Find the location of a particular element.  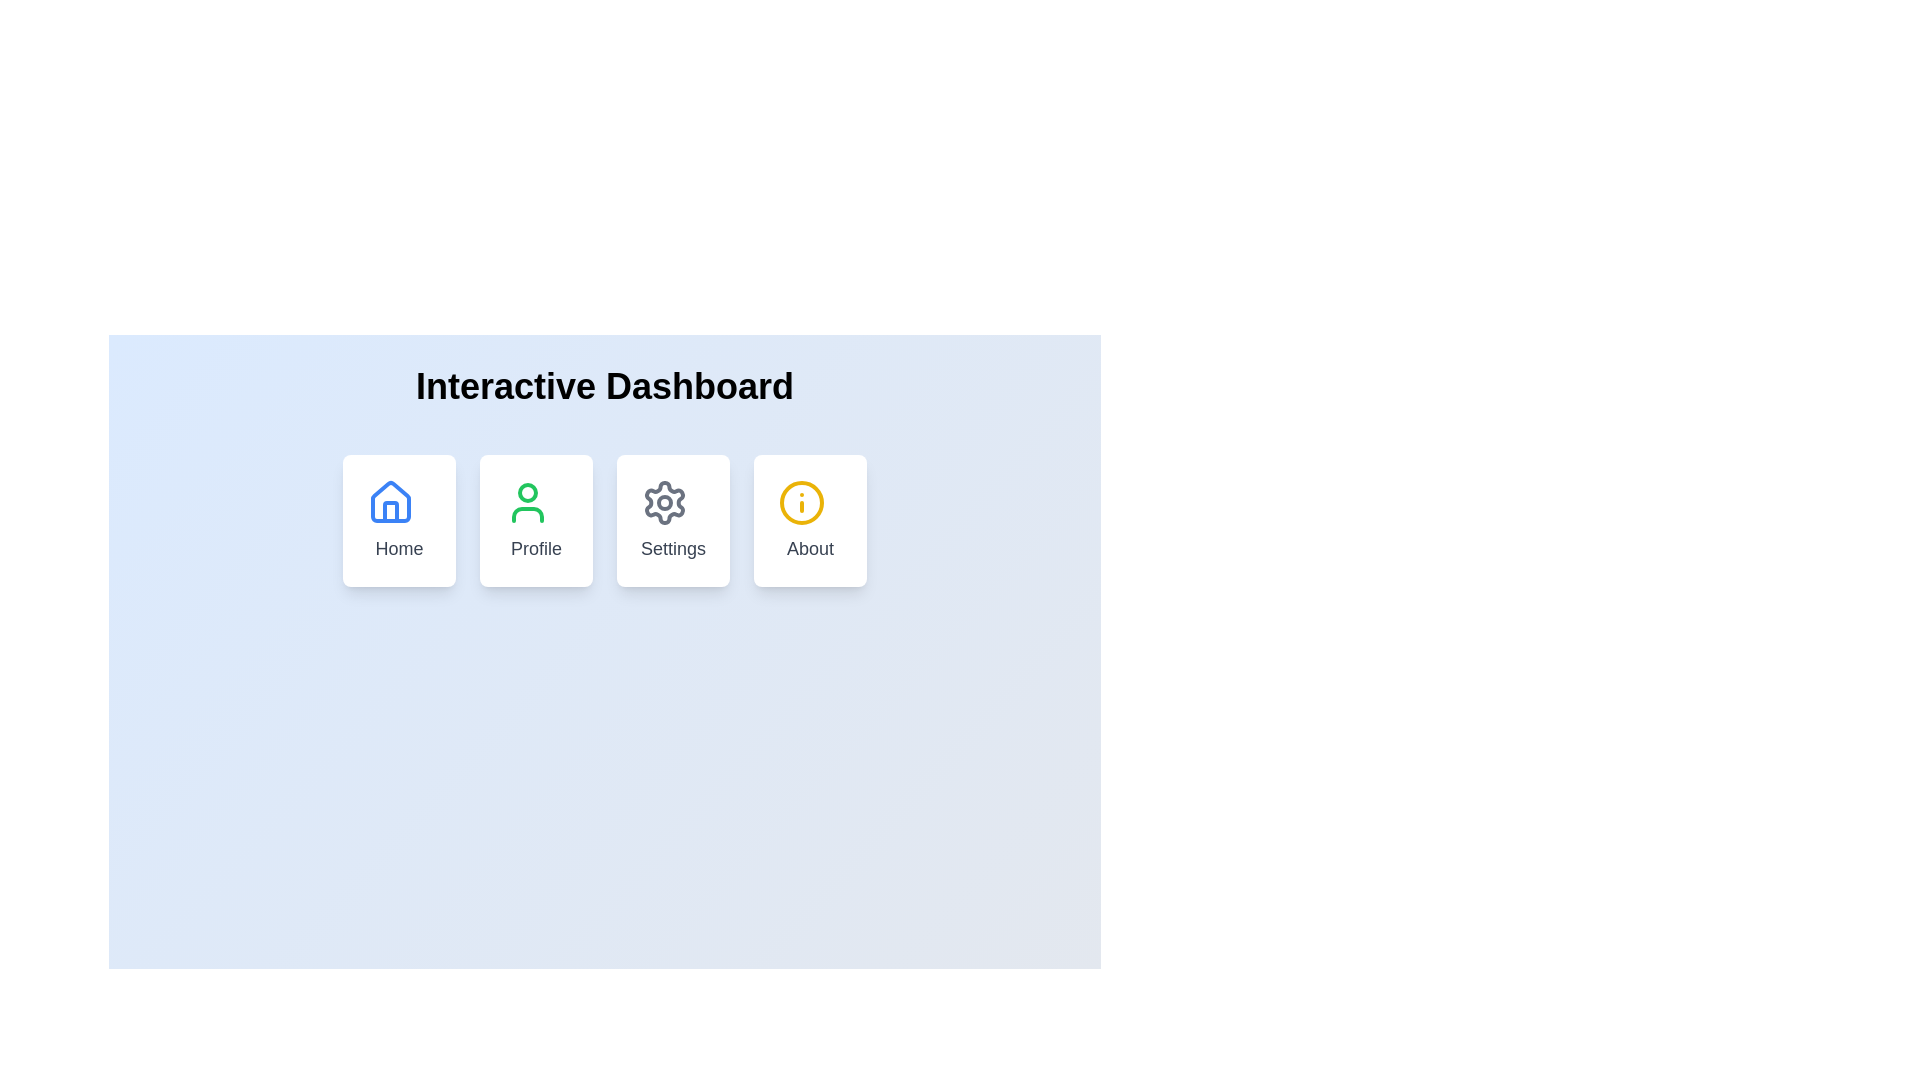

the 'Profile' button which contains a person icon with a green outline and a white background is located at coordinates (528, 501).